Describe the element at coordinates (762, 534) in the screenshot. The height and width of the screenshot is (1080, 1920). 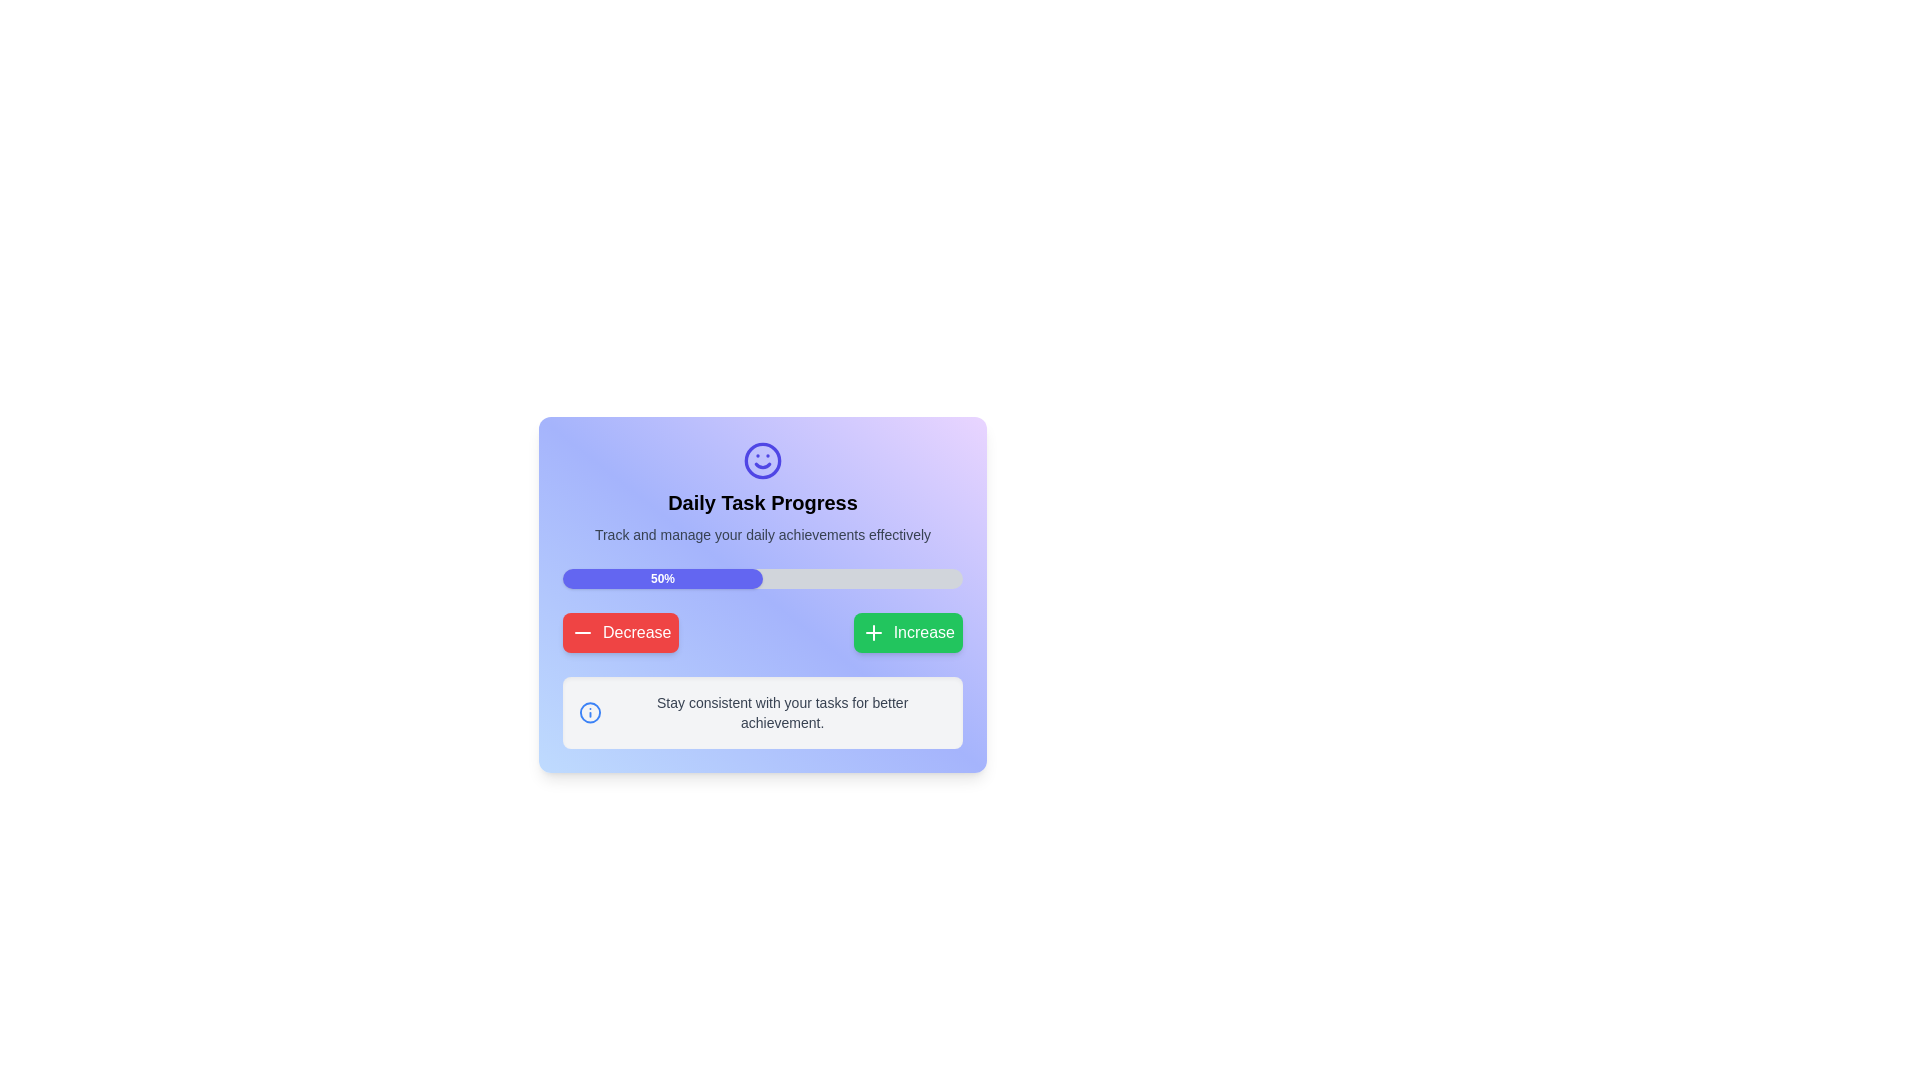
I see `the text label that reads 'Track and manage your daily achievements effectively', which is positioned immediately below the bold title 'Daily Task Progress' and centered within its card interface` at that location.